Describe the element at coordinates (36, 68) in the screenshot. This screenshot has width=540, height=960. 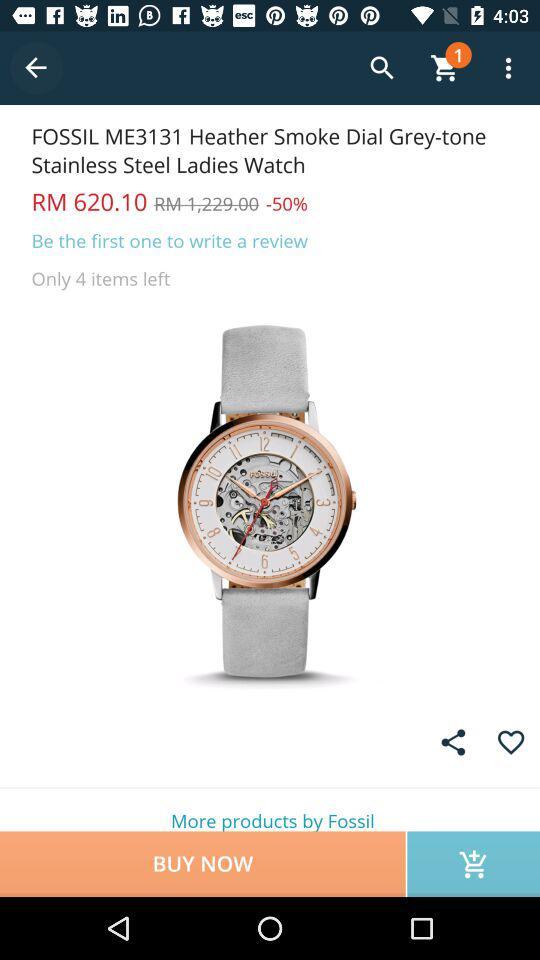
I see `previous screen` at that location.